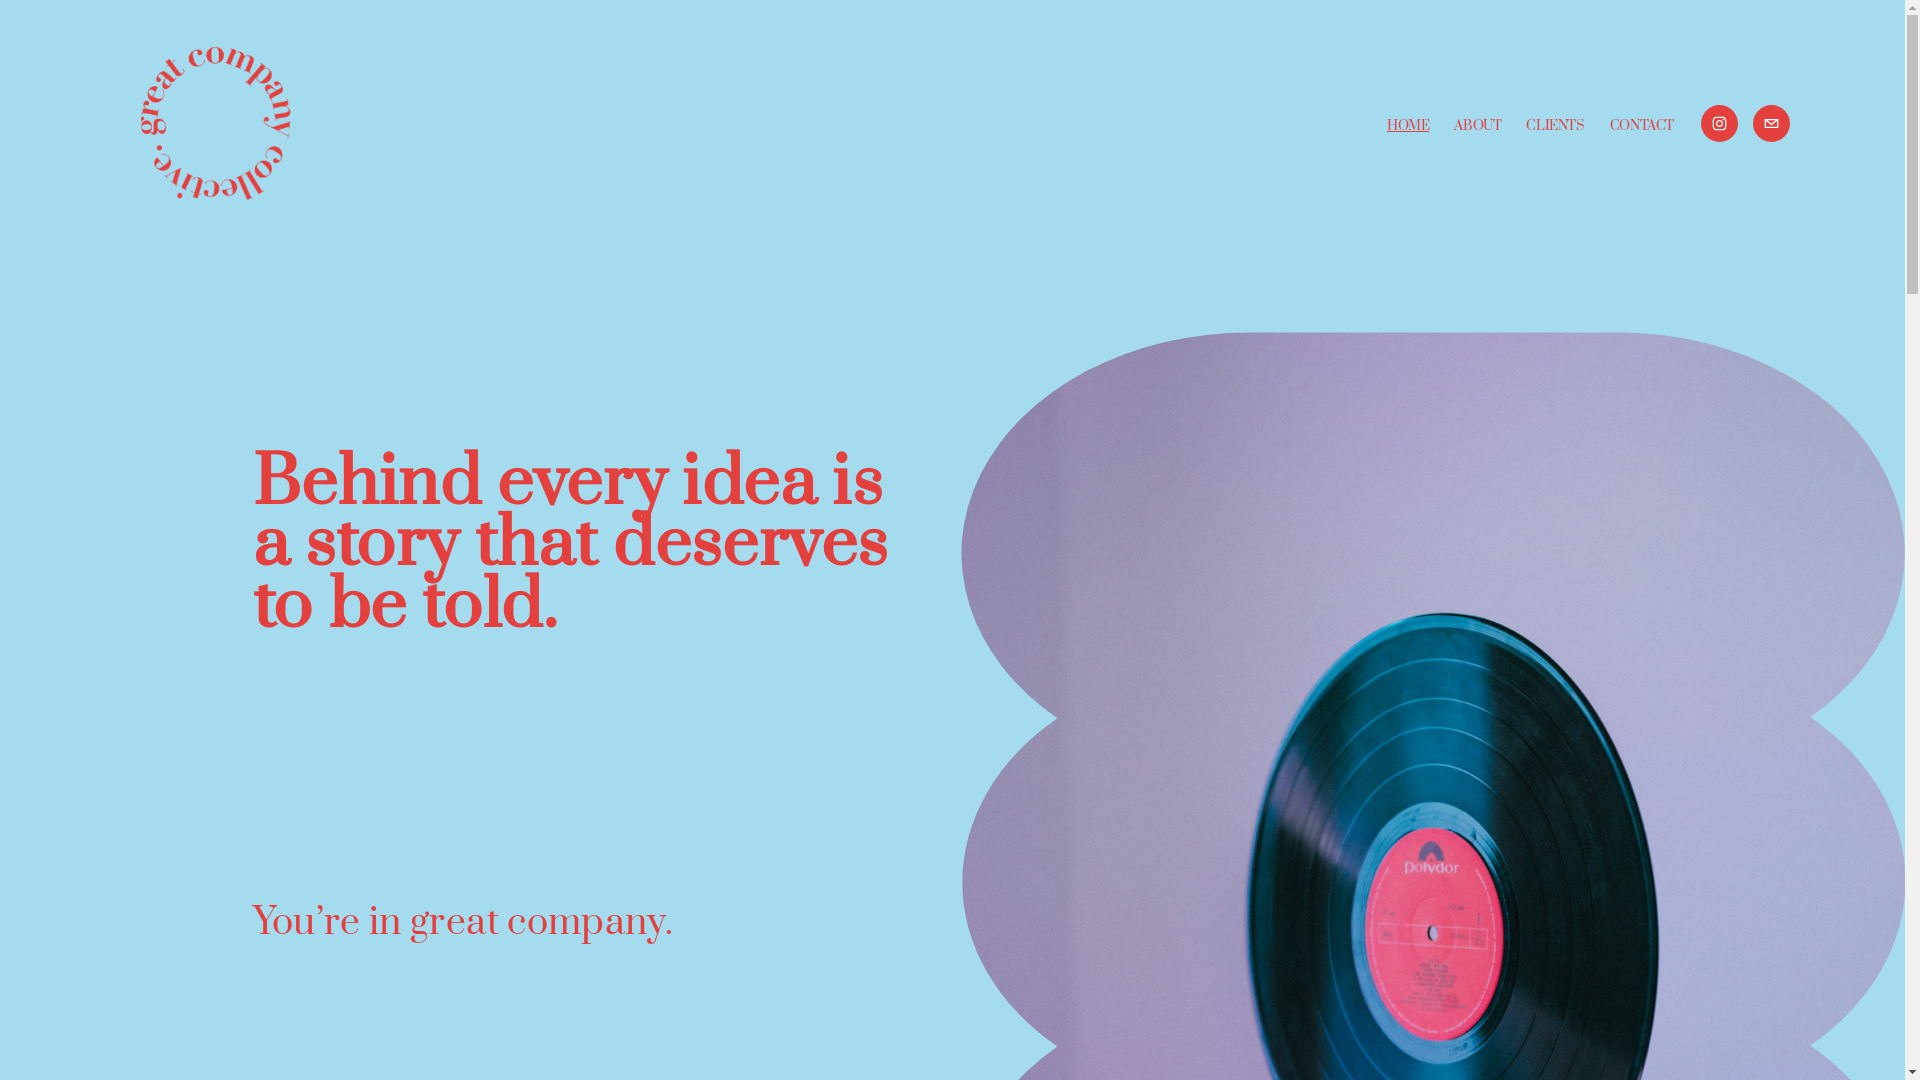 This screenshot has width=1920, height=1080. Describe the element at coordinates (1477, 126) in the screenshot. I see `'ABOUT'` at that location.